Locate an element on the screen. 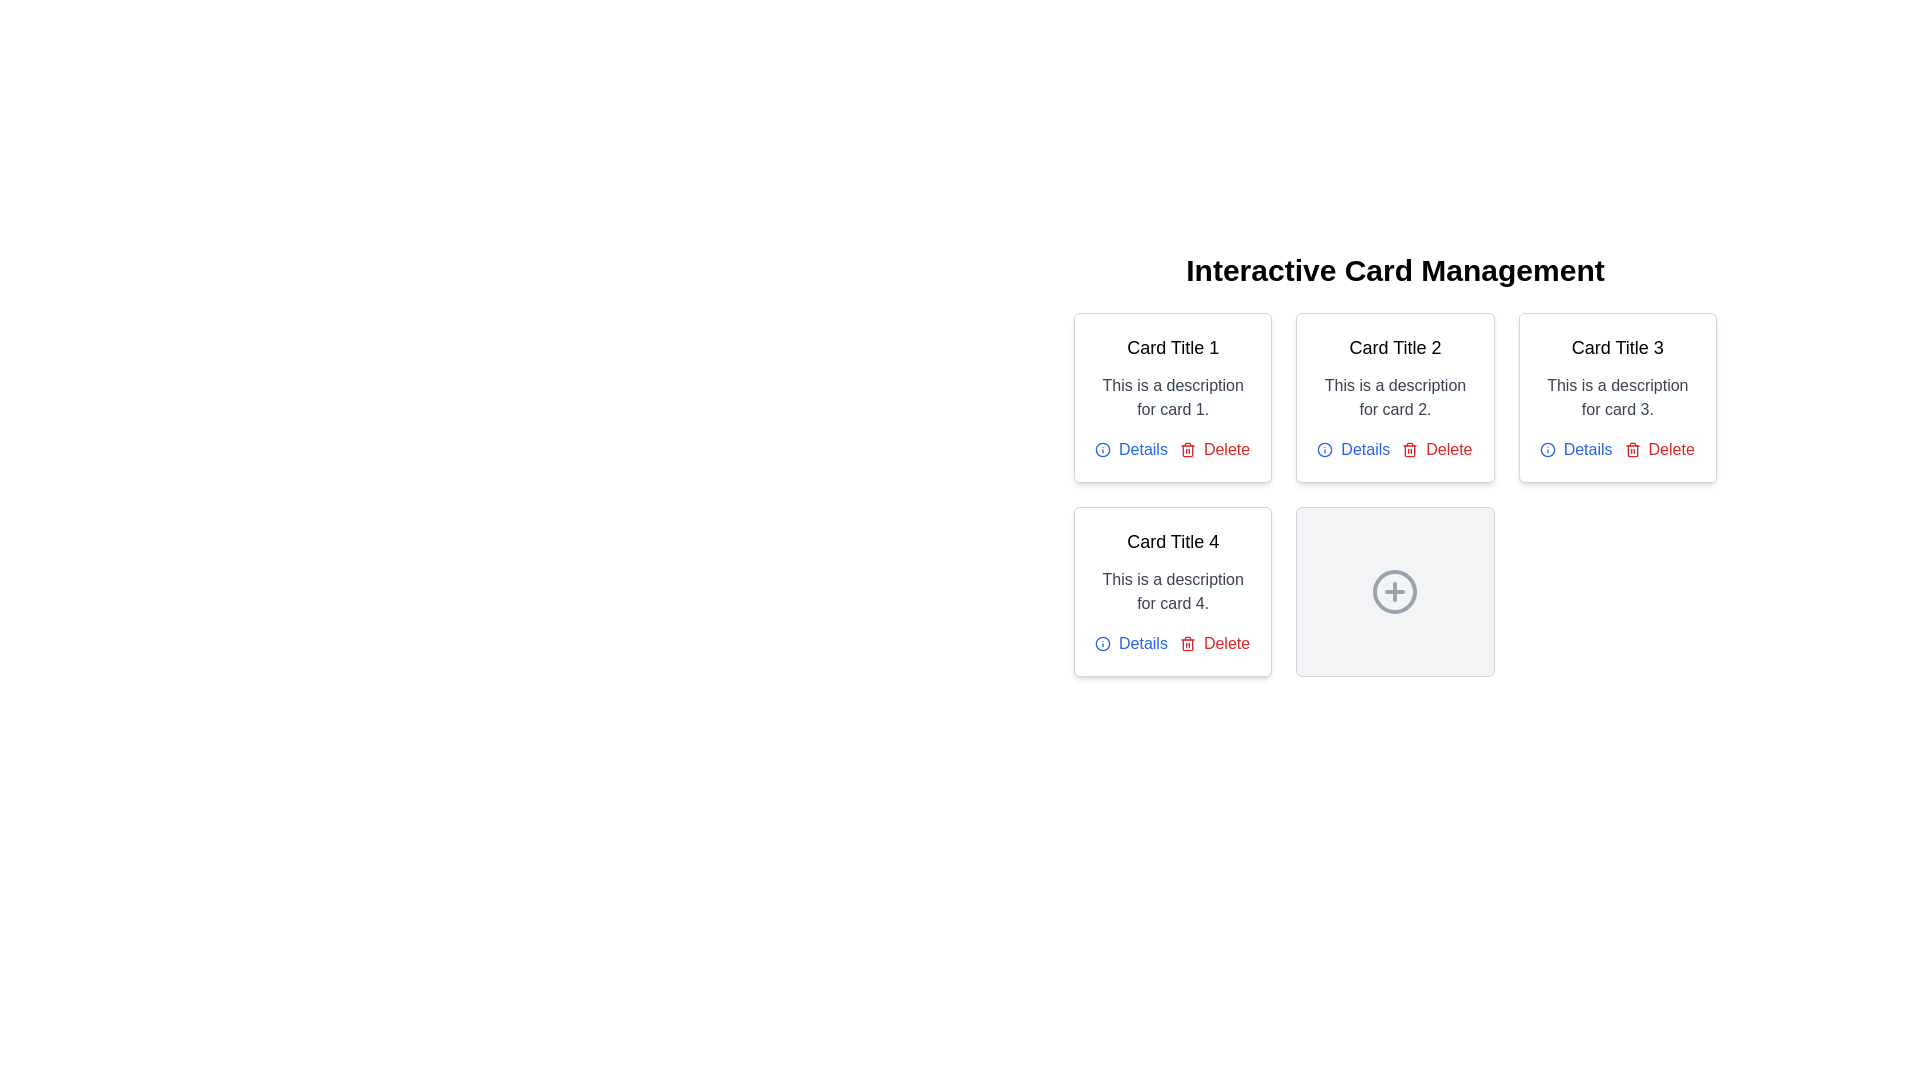 The image size is (1920, 1080). the small circular information icon with a blue outline located to the left of the 'Details' text in the interactive elements of 'Card Title 4' is located at coordinates (1546, 450).